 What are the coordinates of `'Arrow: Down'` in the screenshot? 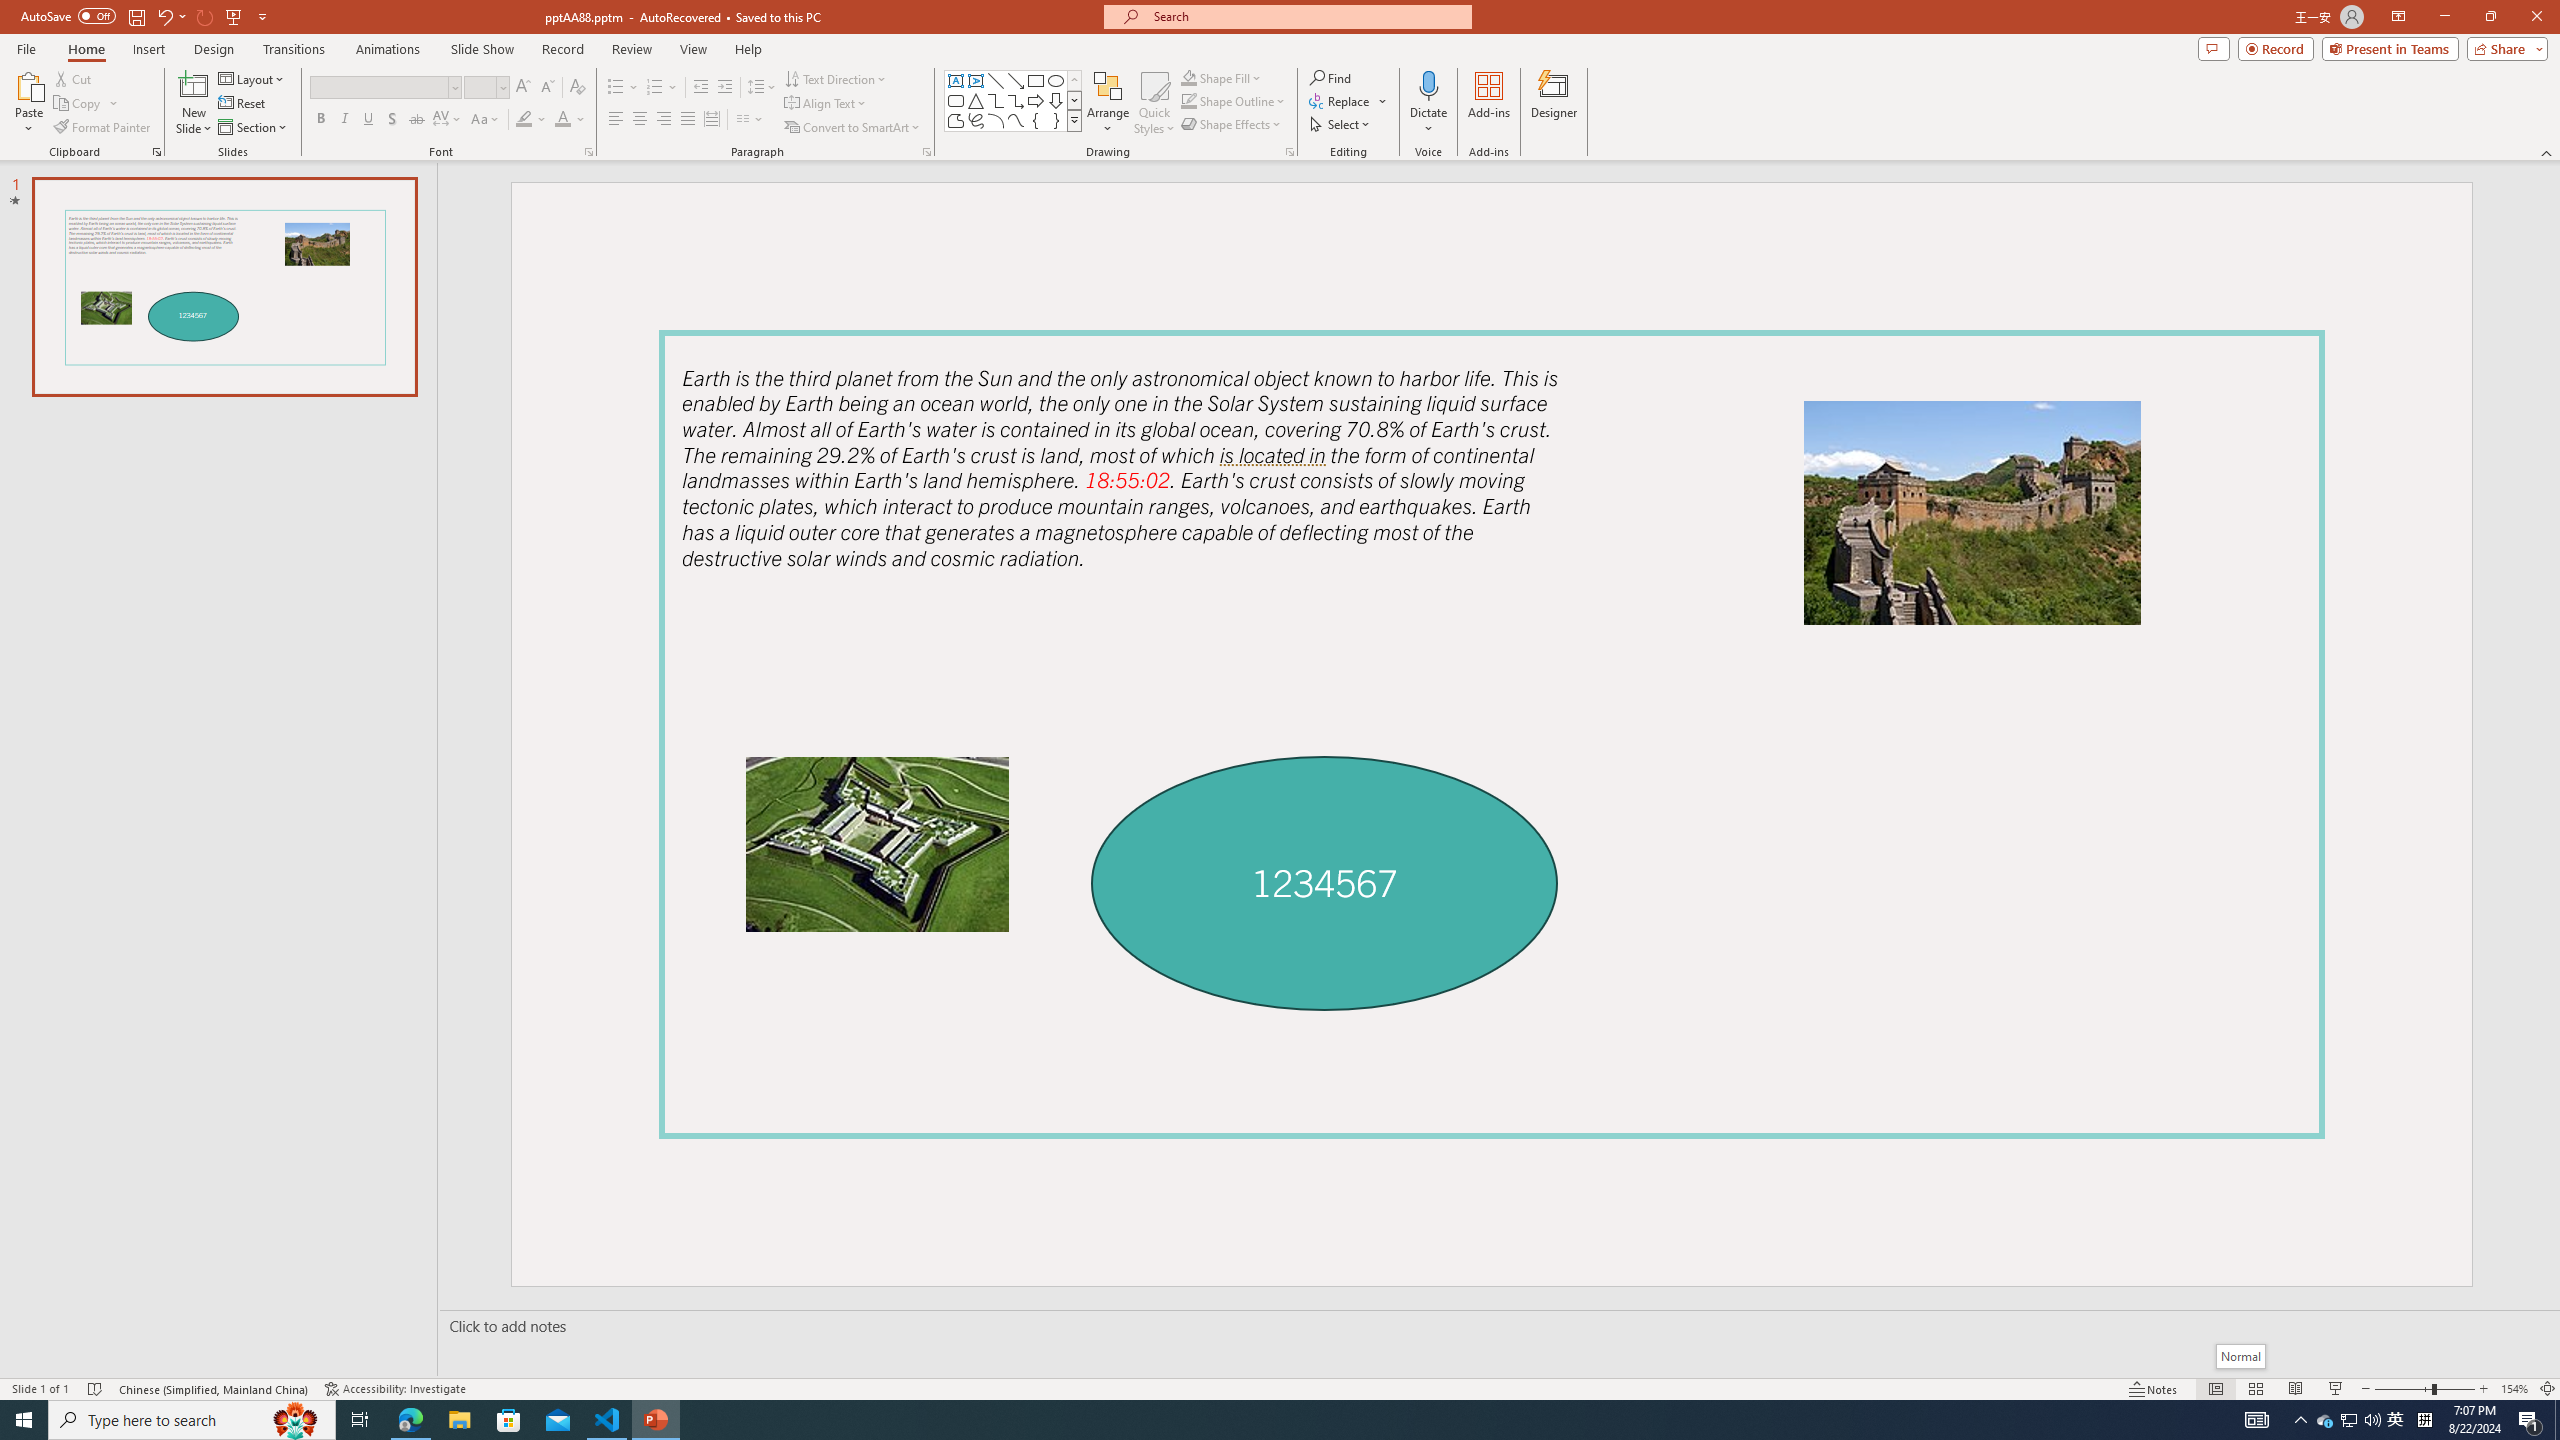 It's located at (1055, 99).